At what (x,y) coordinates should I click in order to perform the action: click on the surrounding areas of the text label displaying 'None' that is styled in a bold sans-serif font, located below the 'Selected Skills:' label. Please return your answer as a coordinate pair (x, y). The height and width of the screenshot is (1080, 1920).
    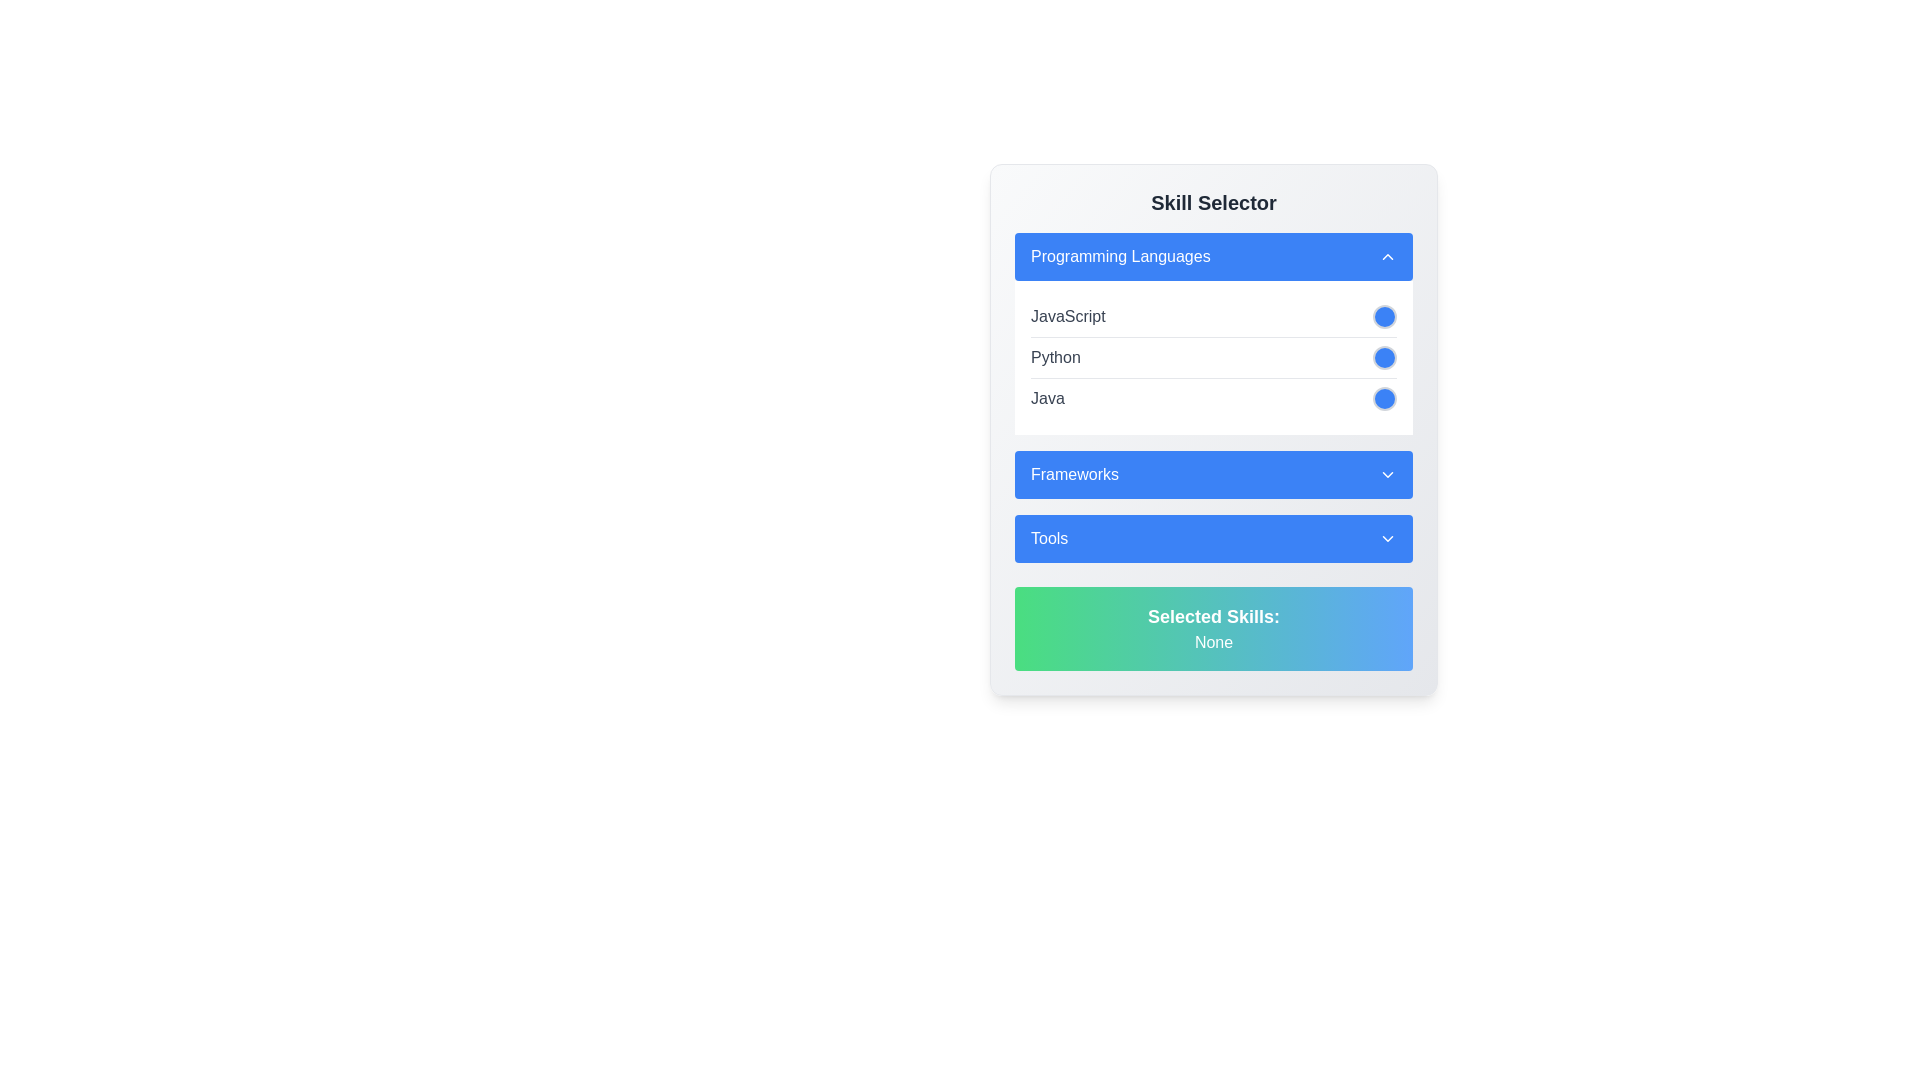
    Looking at the image, I should click on (1213, 643).